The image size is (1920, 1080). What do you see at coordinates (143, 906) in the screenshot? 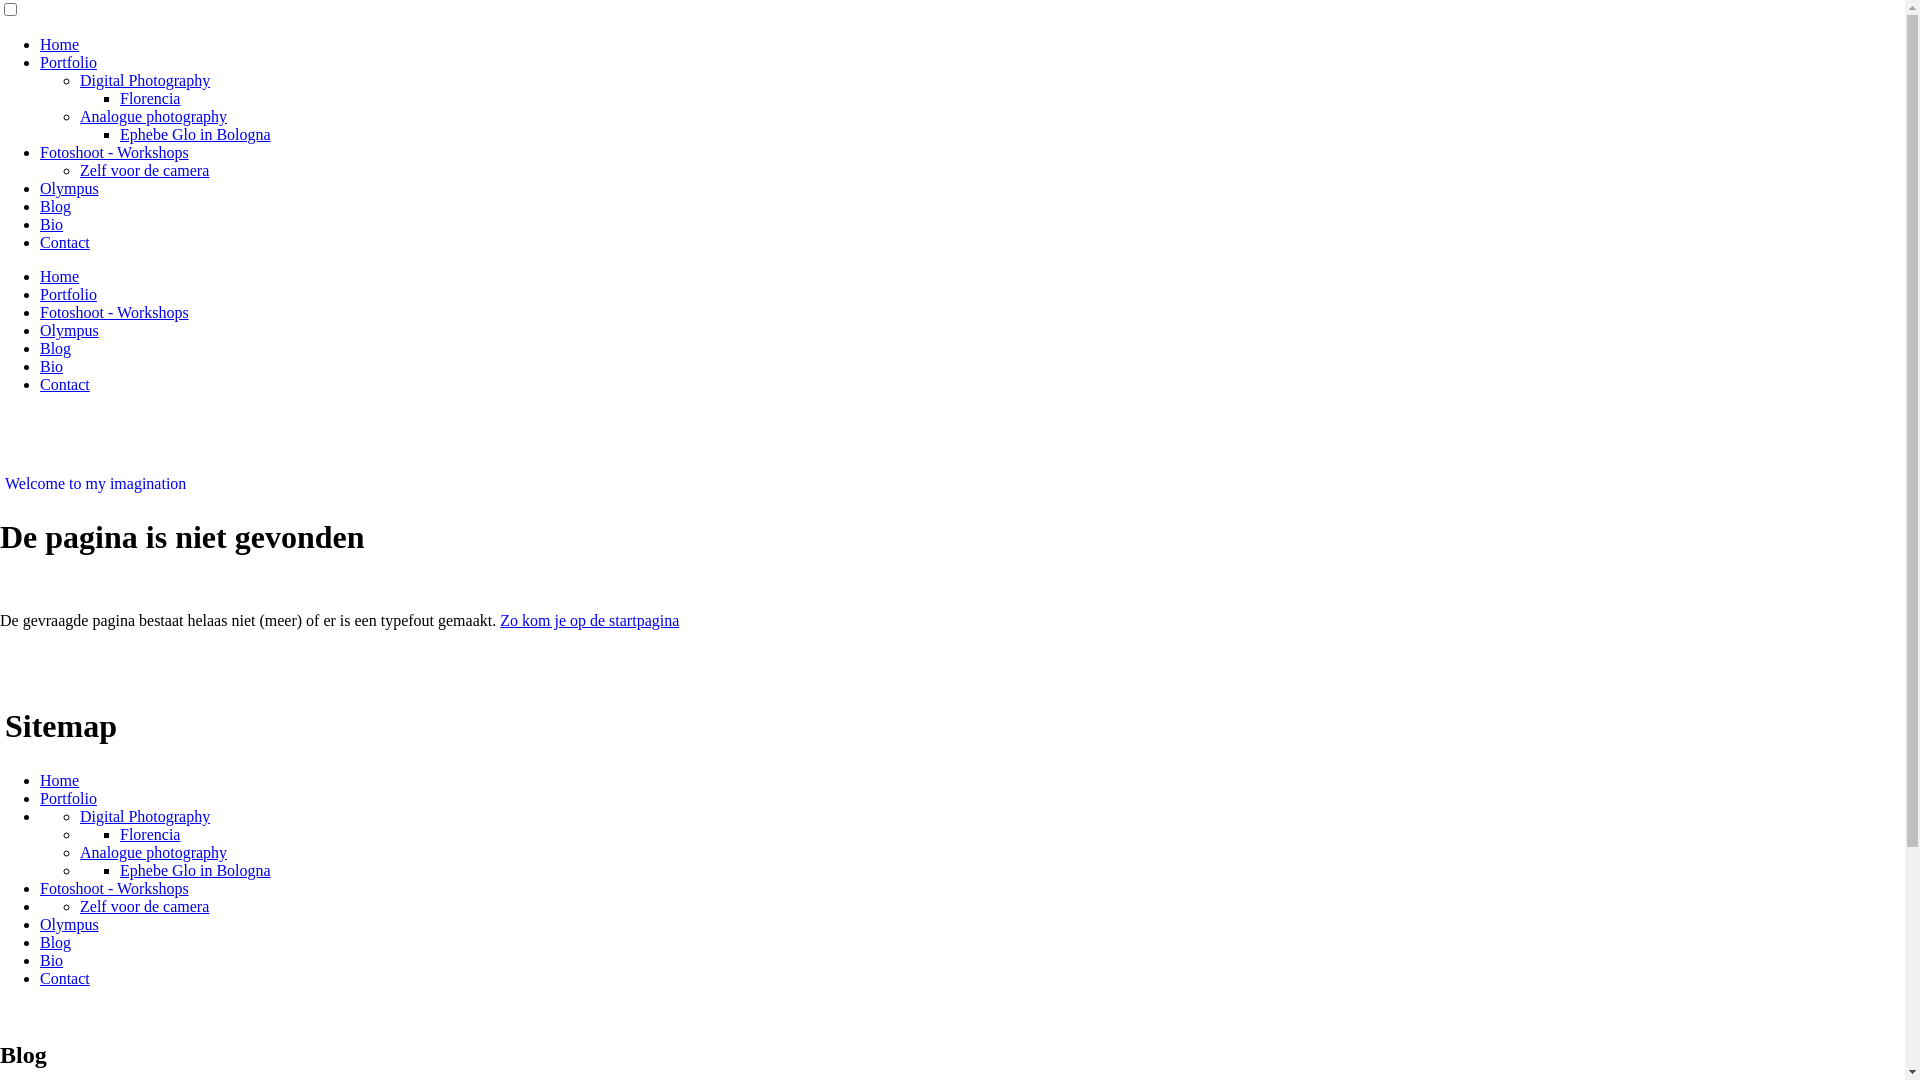
I see `'Zelf voor de camera'` at bounding box center [143, 906].